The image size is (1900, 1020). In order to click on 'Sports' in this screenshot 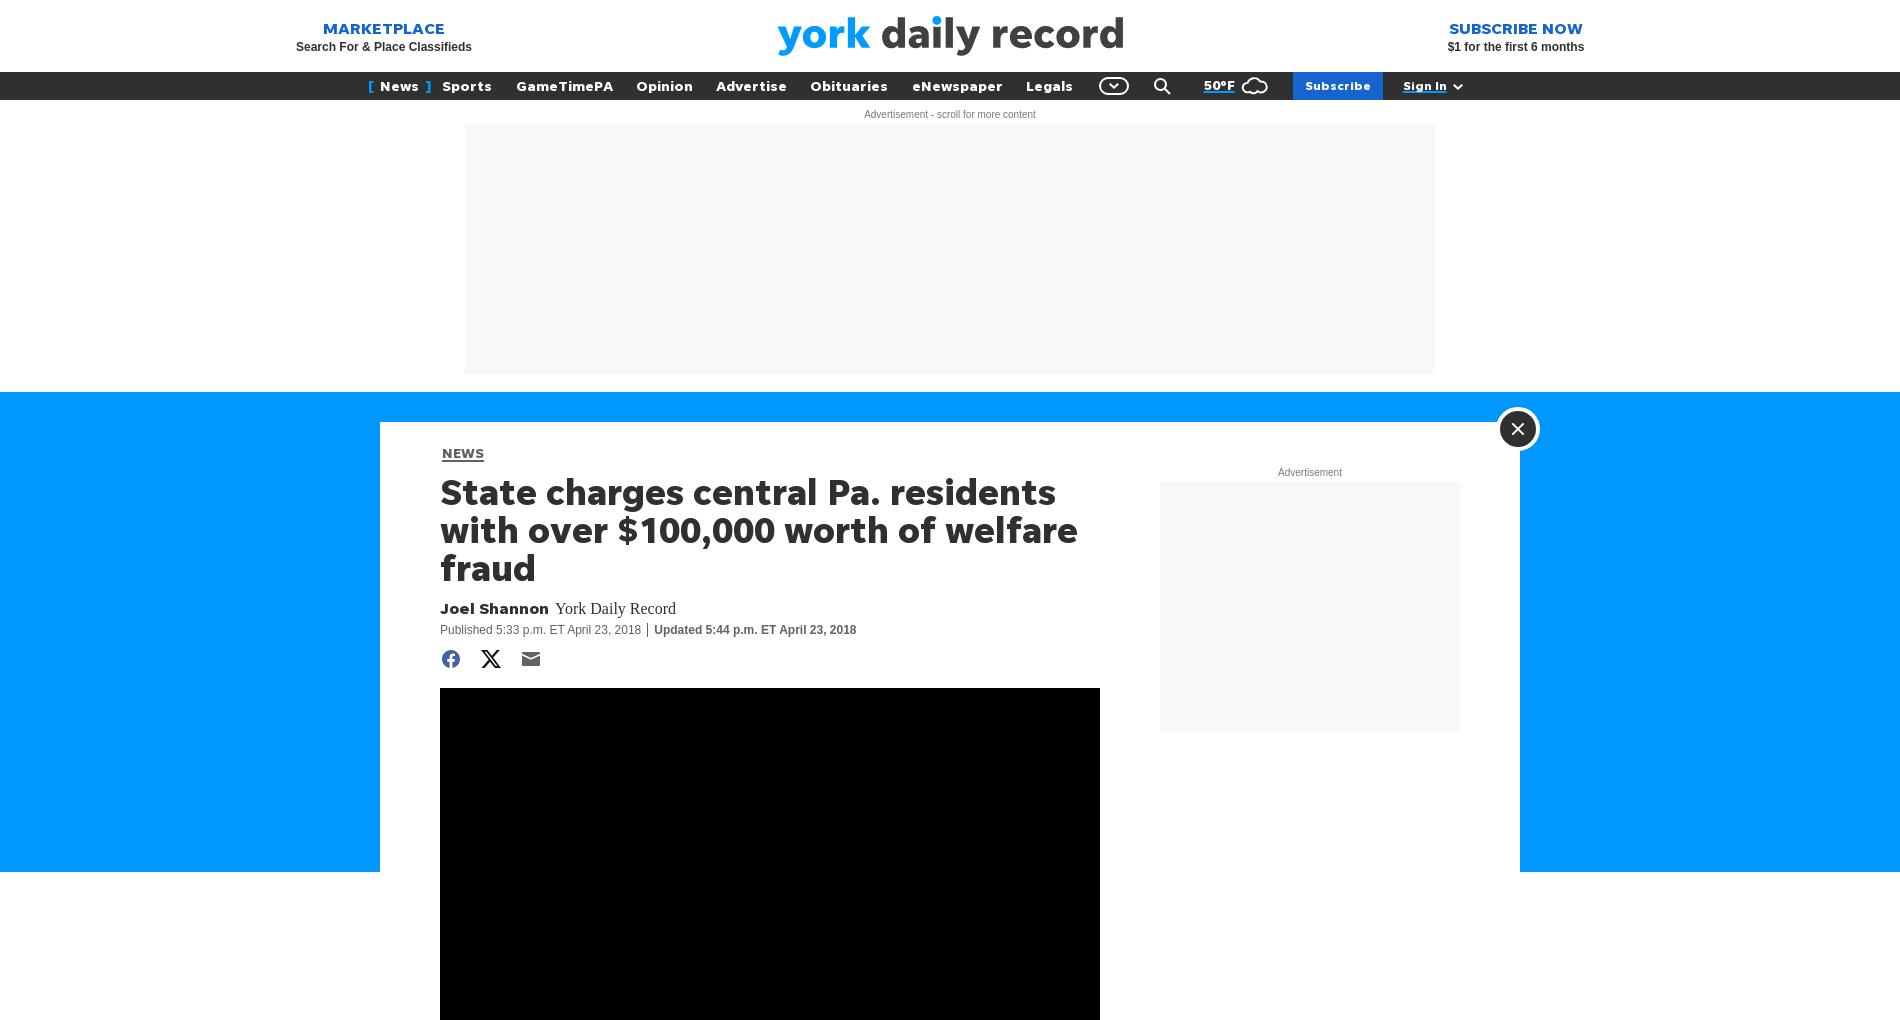, I will do `click(466, 85)`.